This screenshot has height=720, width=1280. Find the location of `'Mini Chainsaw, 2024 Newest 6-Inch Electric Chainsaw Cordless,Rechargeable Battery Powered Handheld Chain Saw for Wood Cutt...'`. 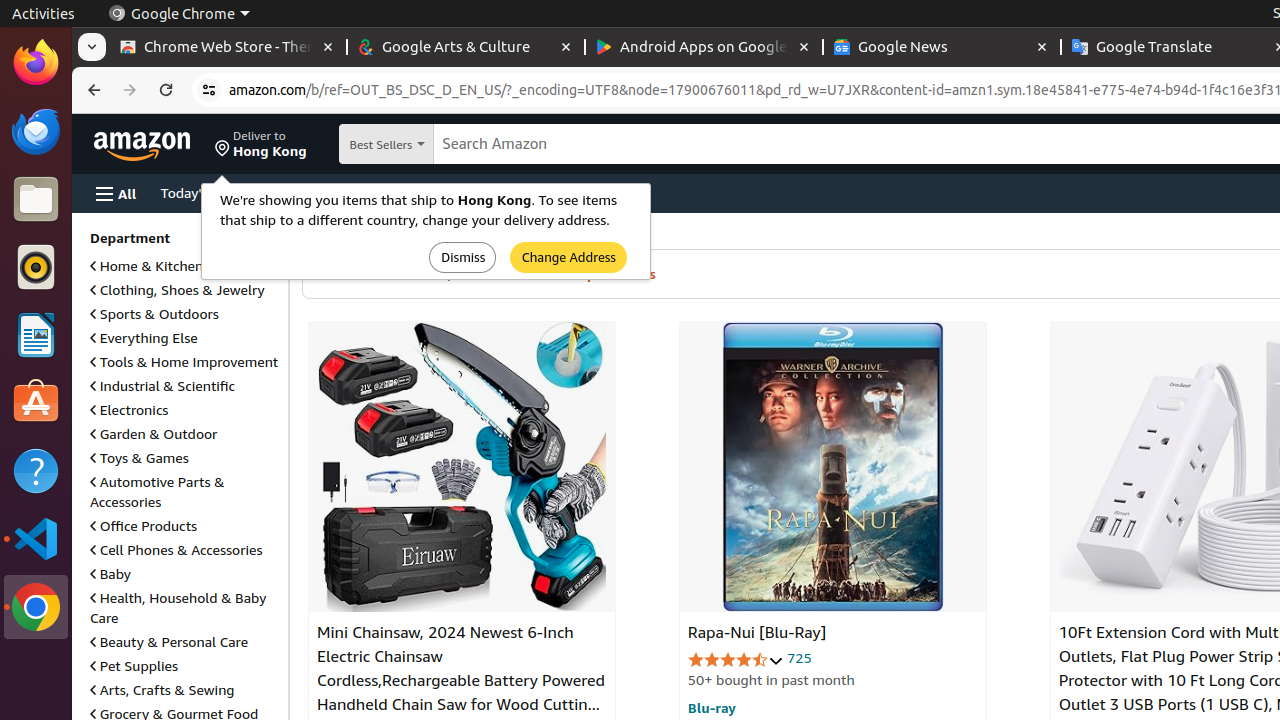

'Mini Chainsaw, 2024 Newest 6-Inch Electric Chainsaw Cordless,Rechargeable Battery Powered Handheld Chain Saw for Wood Cutt...' is located at coordinates (460, 466).